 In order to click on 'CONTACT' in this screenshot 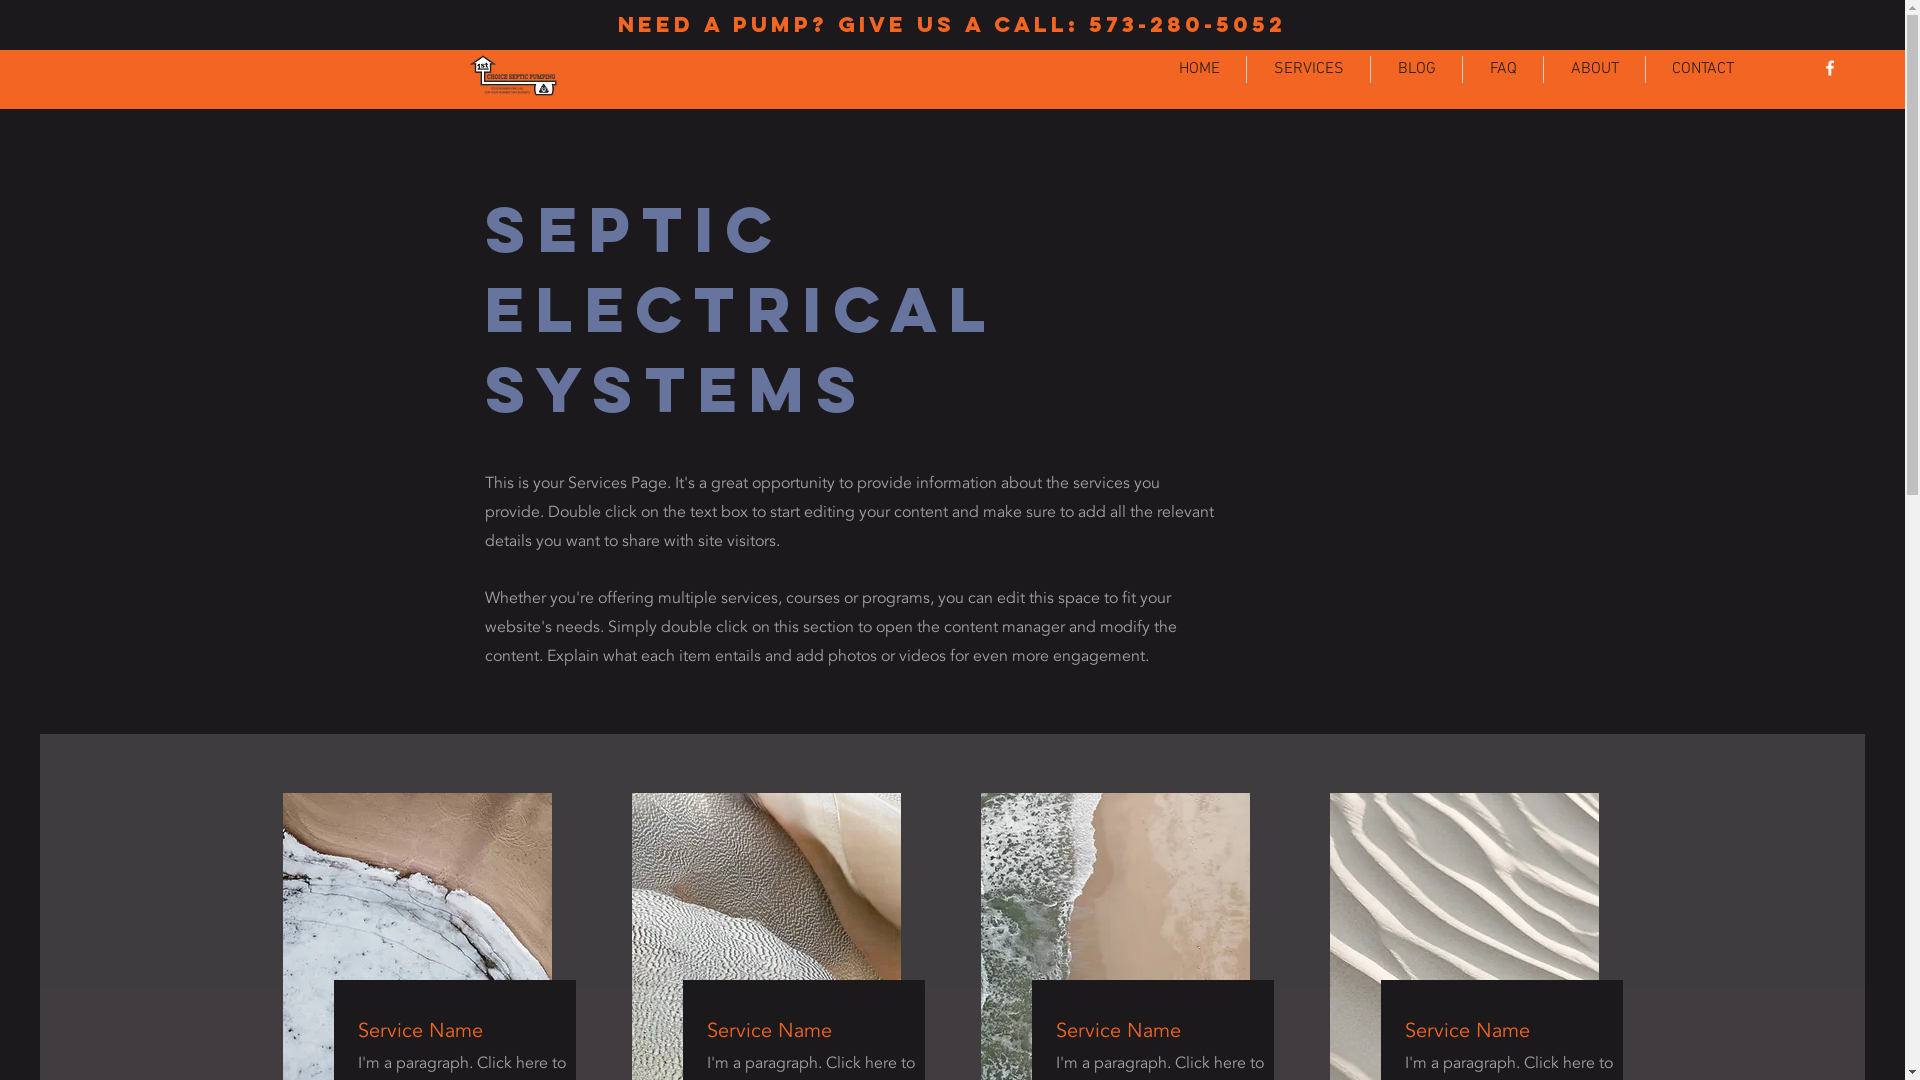, I will do `click(1702, 68)`.